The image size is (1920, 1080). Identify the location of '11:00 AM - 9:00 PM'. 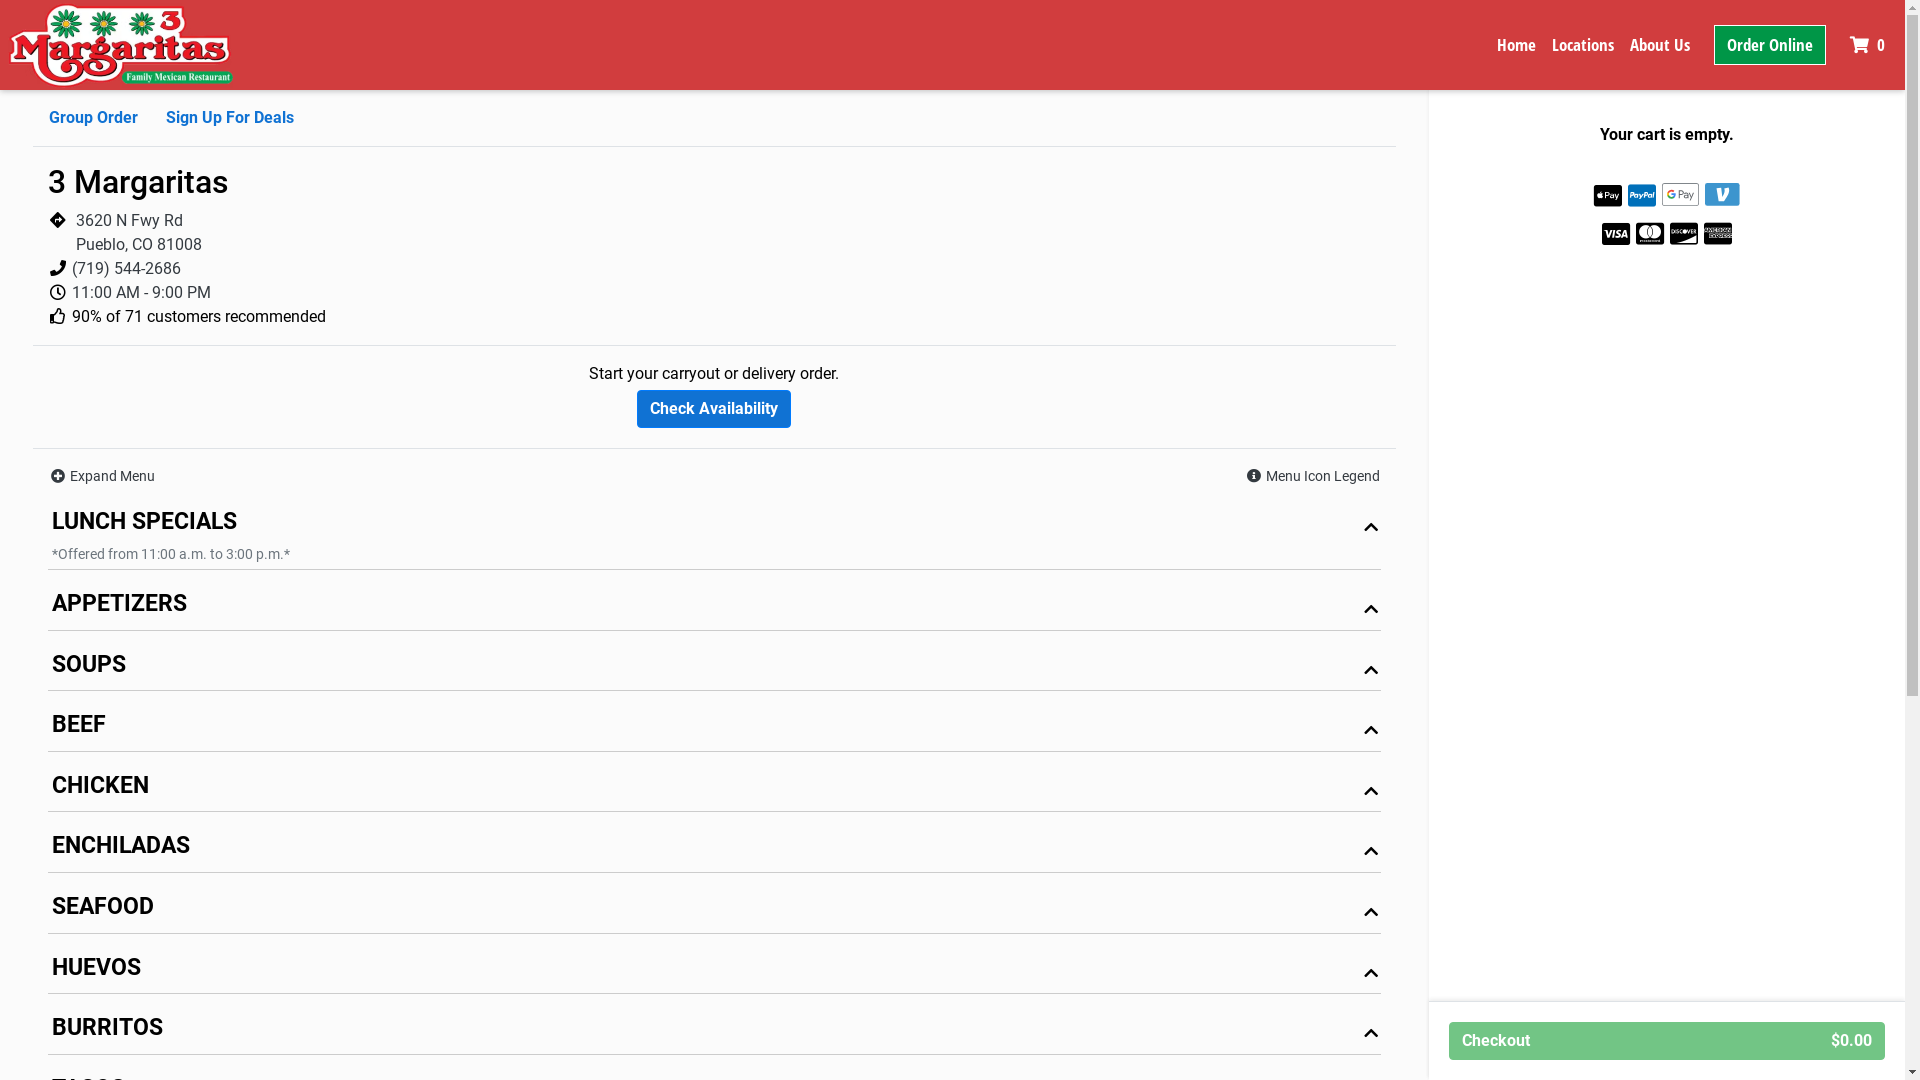
(140, 292).